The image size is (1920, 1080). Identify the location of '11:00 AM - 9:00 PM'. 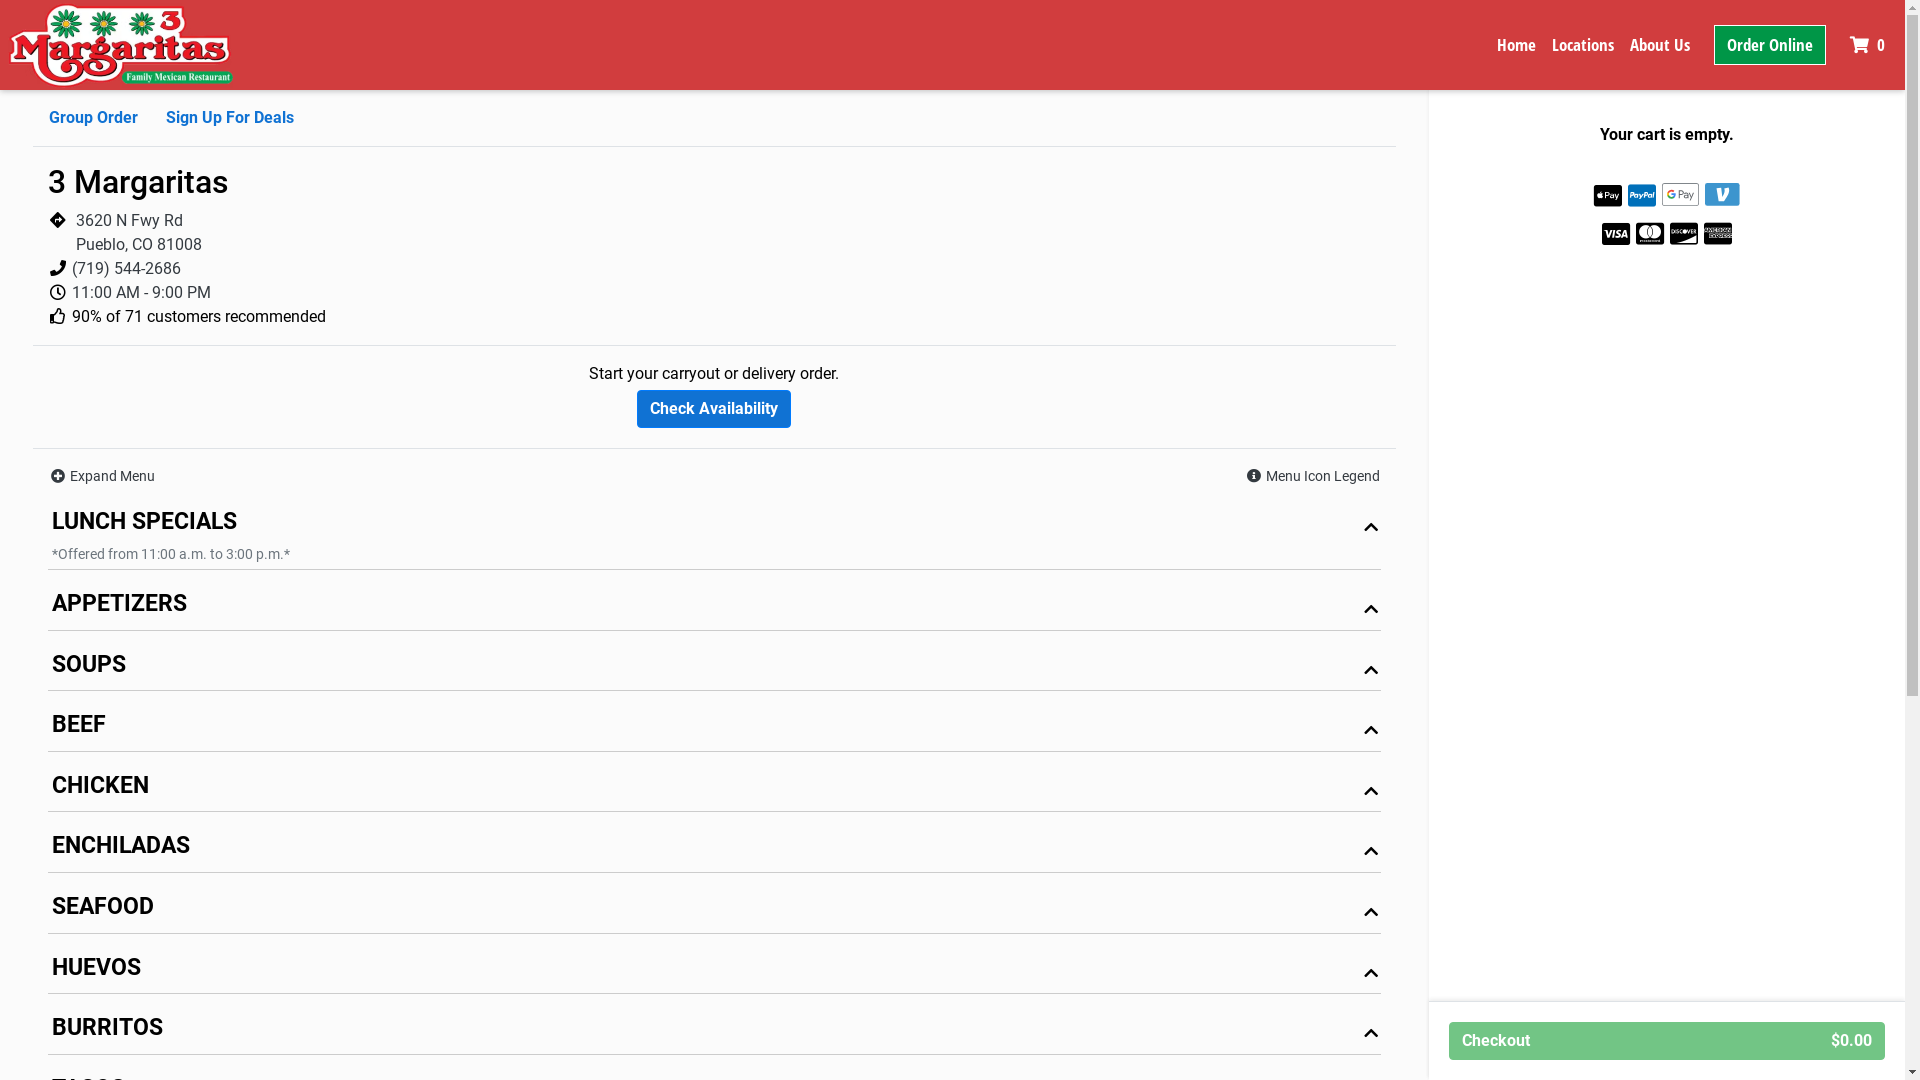
(140, 292).